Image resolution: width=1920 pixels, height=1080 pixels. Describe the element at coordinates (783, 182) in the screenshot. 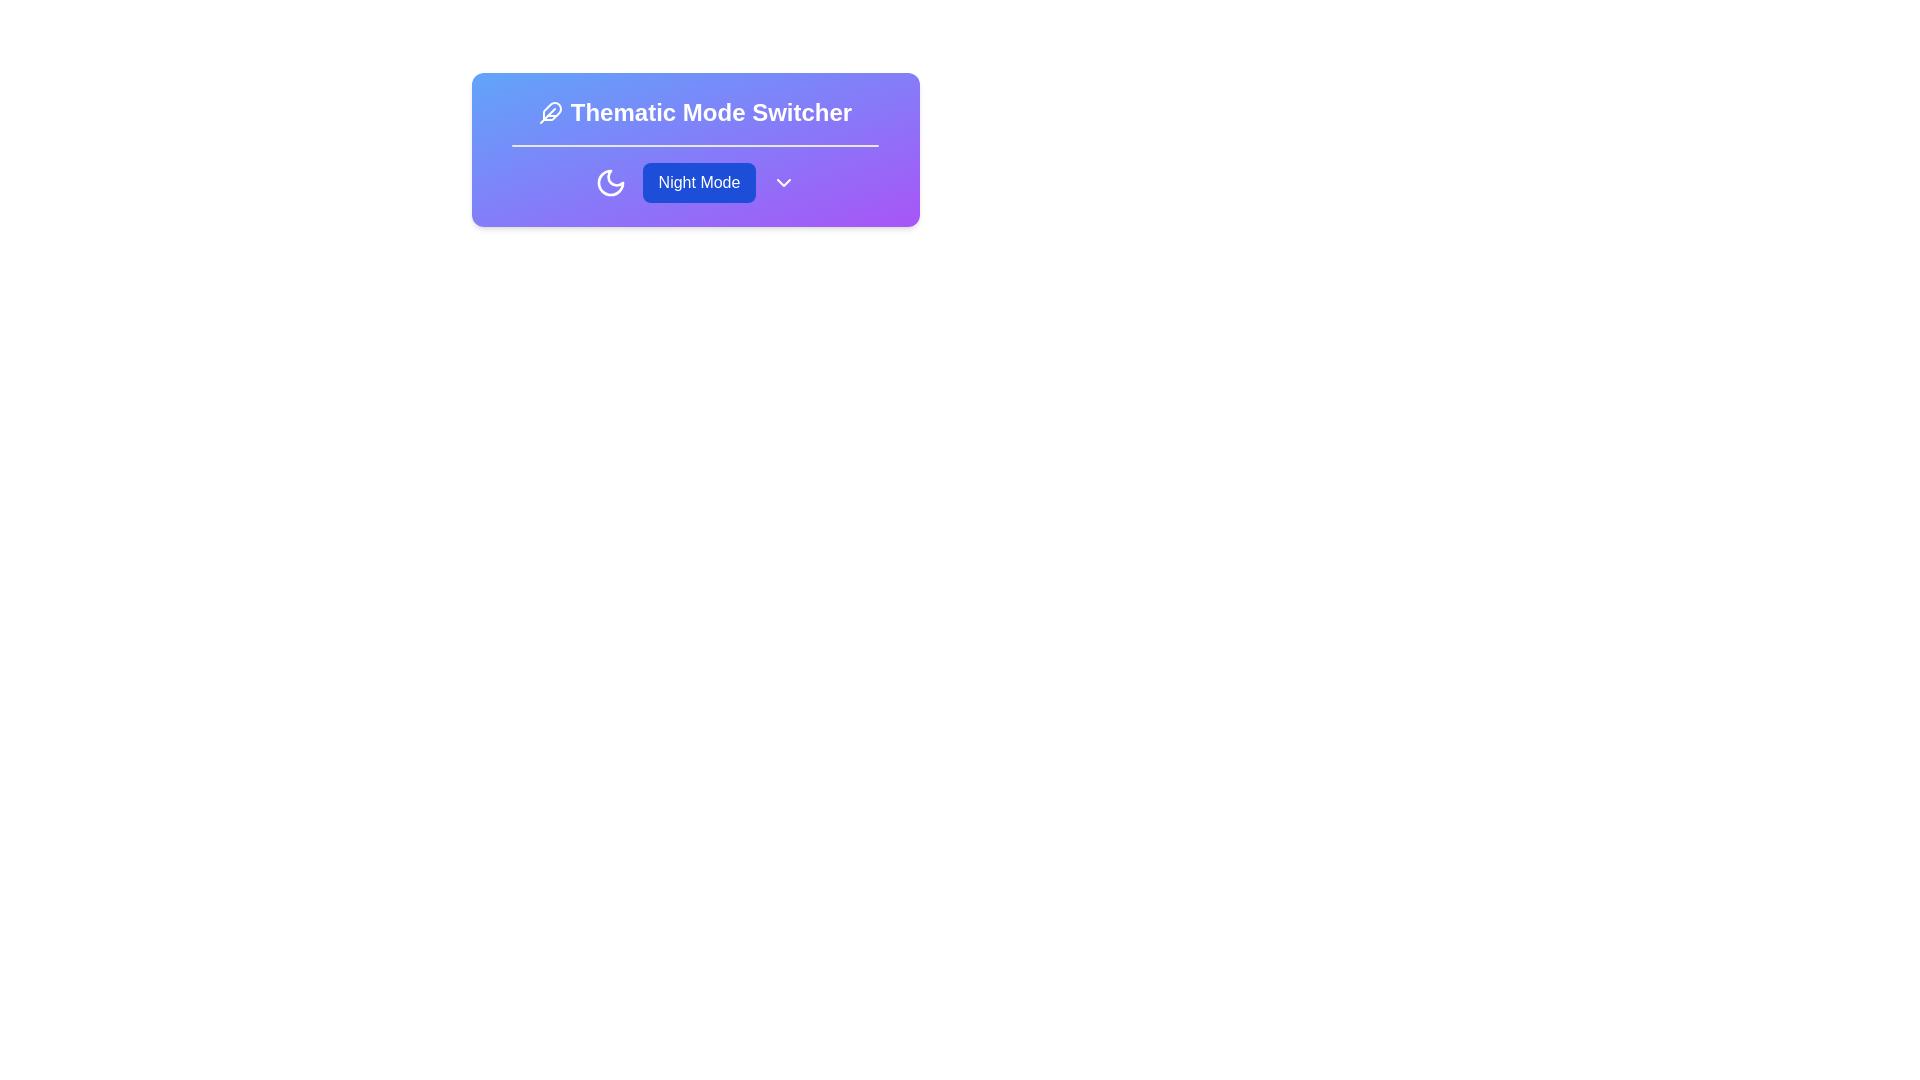

I see `the dropdown menu indicator icon located to the right of the 'Night Mode' button in the top-right section of the interface` at that location.